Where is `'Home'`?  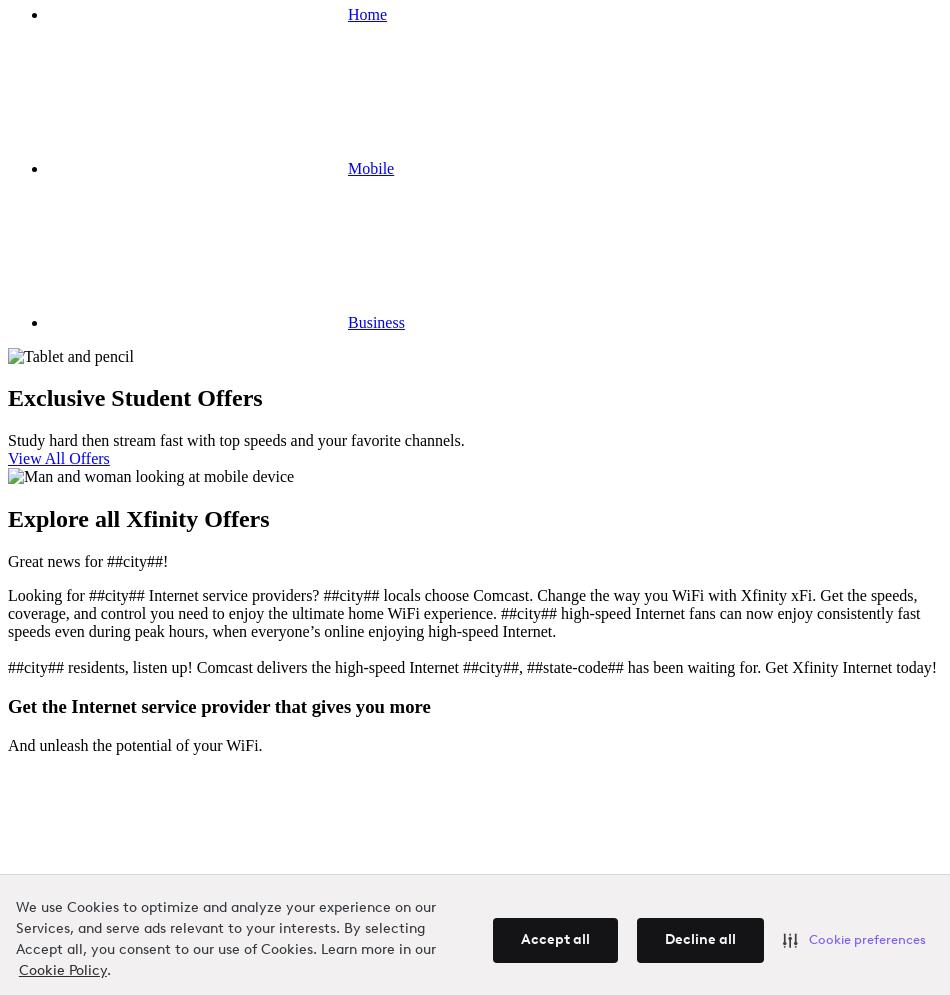 'Home' is located at coordinates (366, 13).